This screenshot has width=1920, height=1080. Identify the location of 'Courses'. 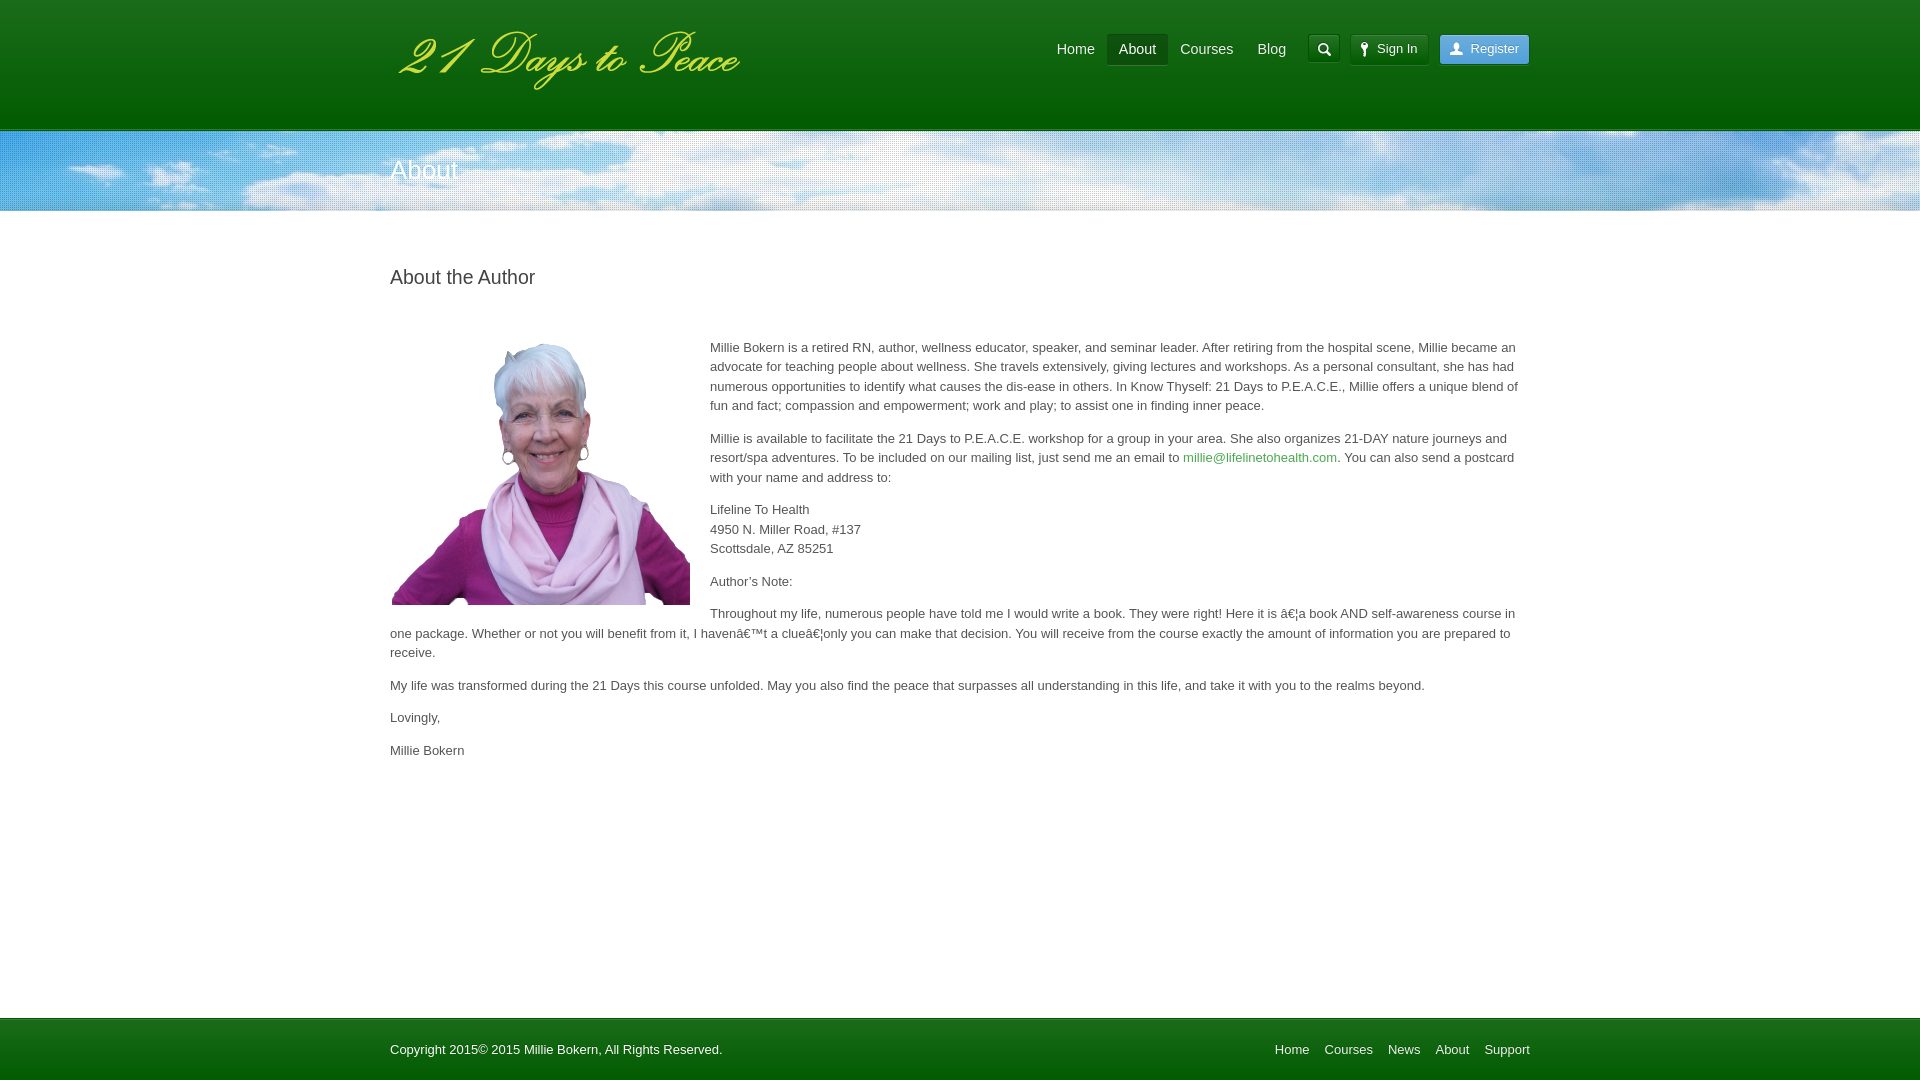
(1348, 1048).